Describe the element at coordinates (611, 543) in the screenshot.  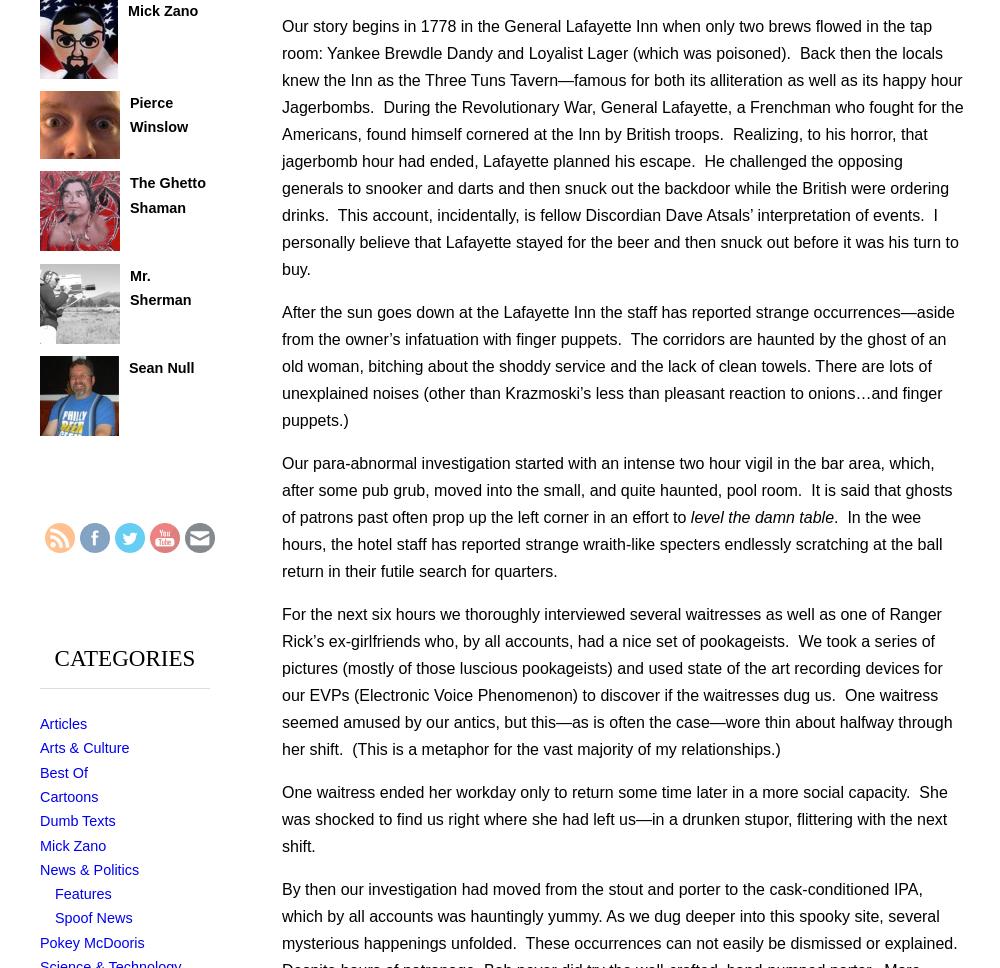
I see `'.  In the wee hours, the hotel staff has reported strange wraith-like specters endlessly scratching at the ball return in their futile search for quarters.'` at that location.